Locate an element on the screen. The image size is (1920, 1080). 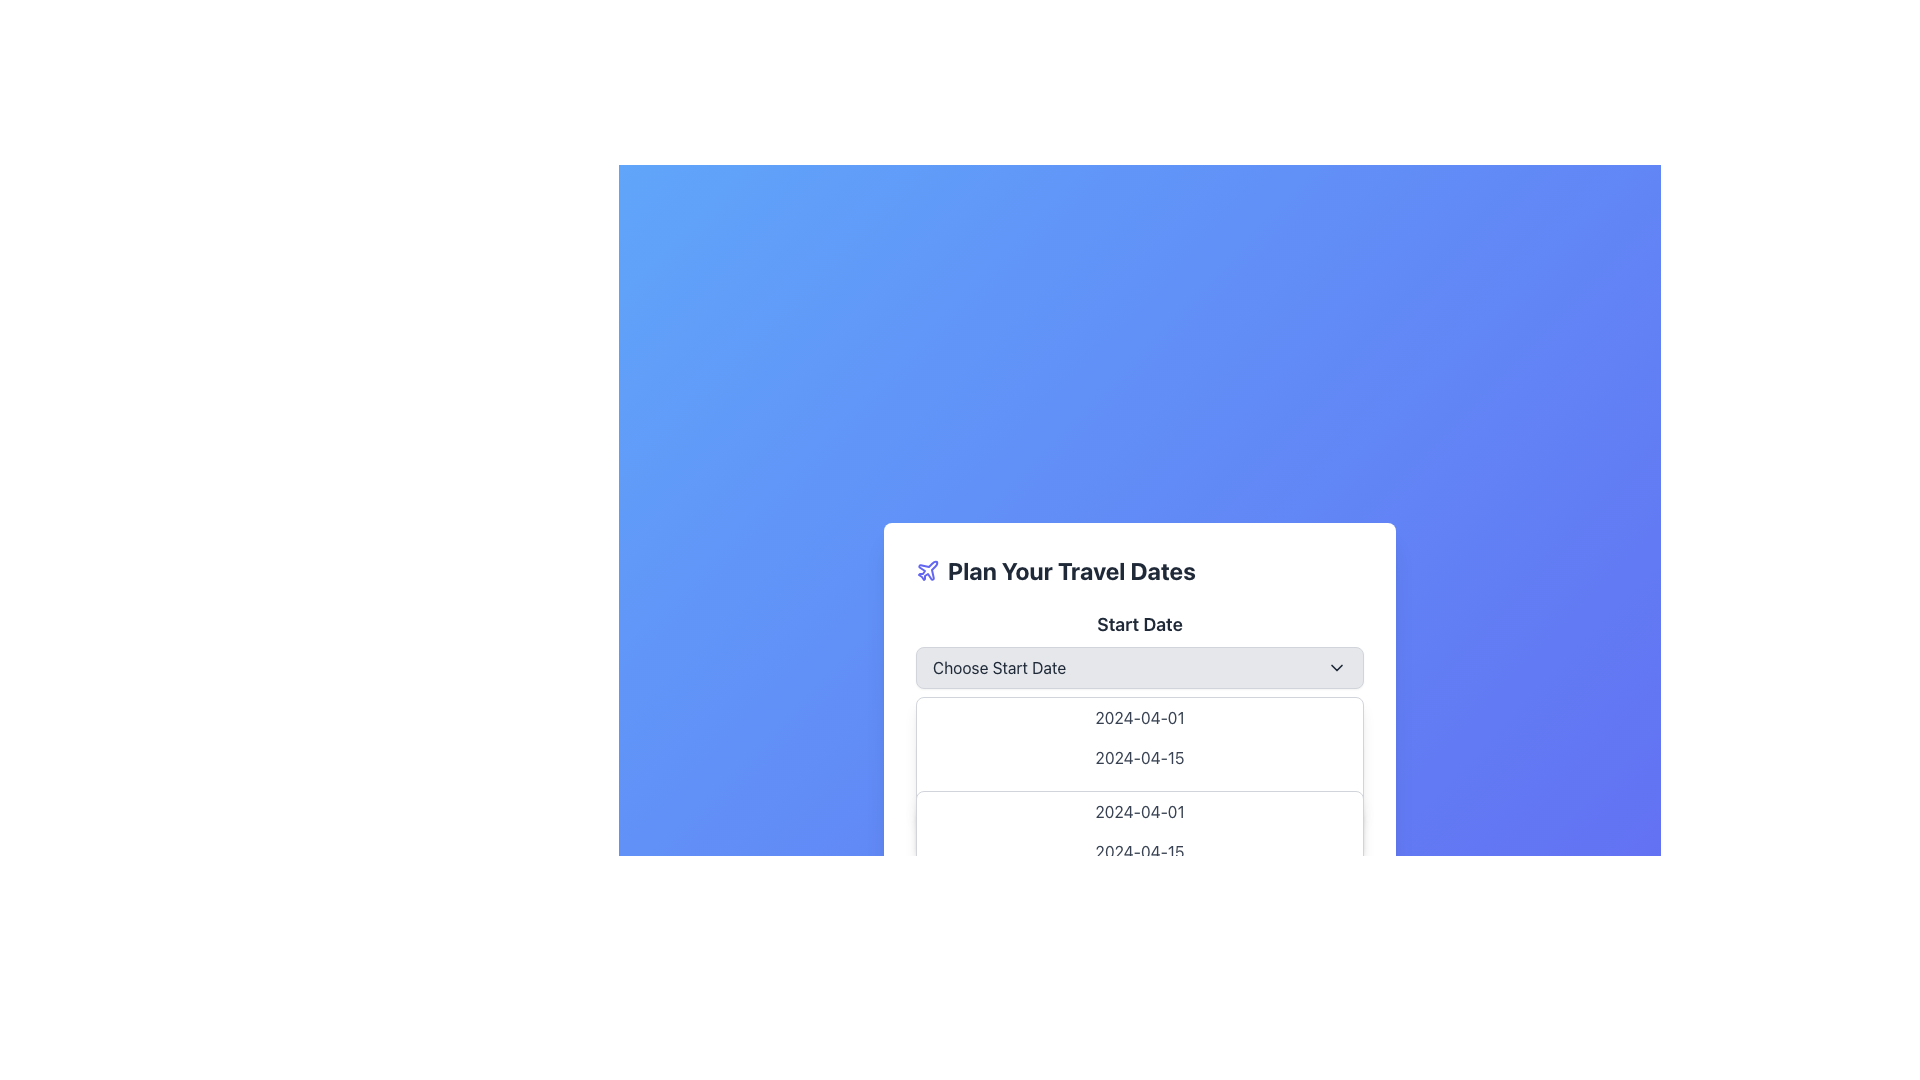
the second item in the dropdown menu displaying the date '2024-04-15' is located at coordinates (1140, 762).